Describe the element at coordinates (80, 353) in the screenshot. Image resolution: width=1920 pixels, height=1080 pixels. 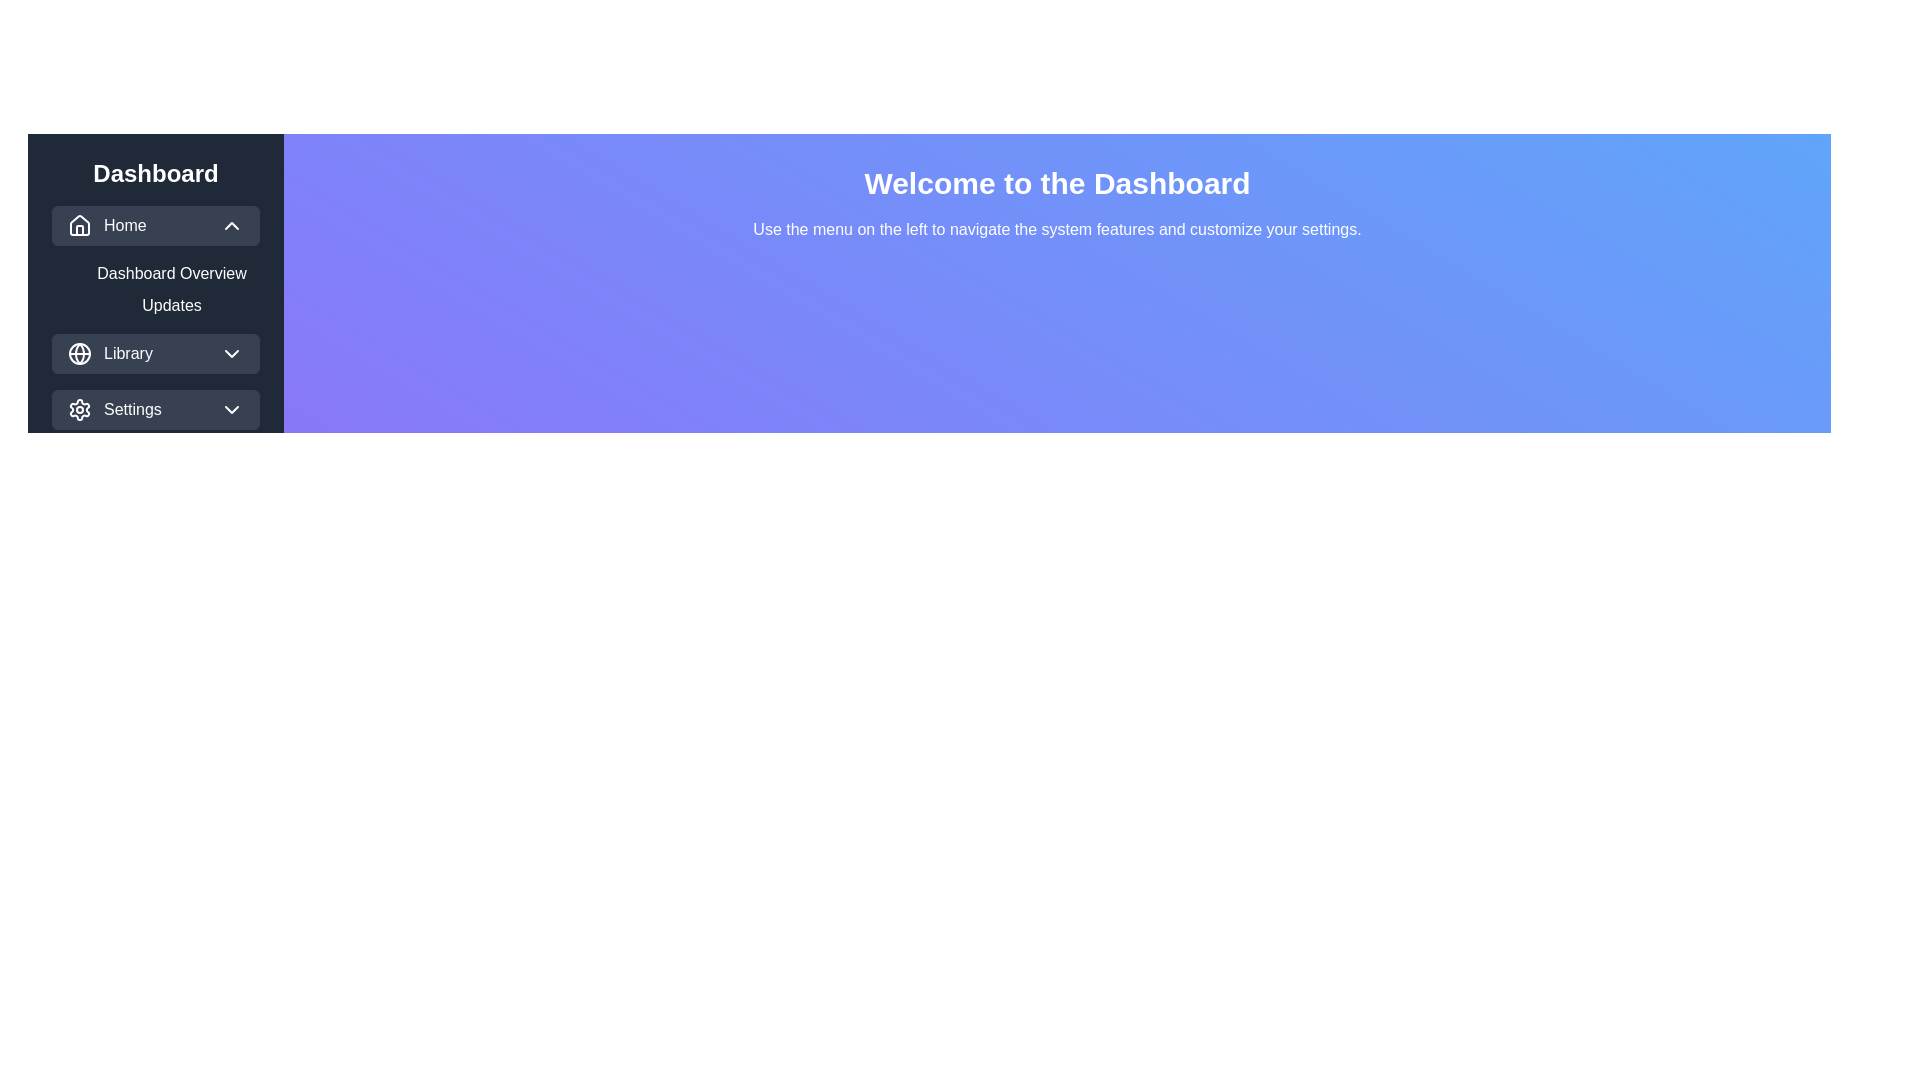
I see `the circular shape embedded within the 'Library' icon in the navigation side panel` at that location.